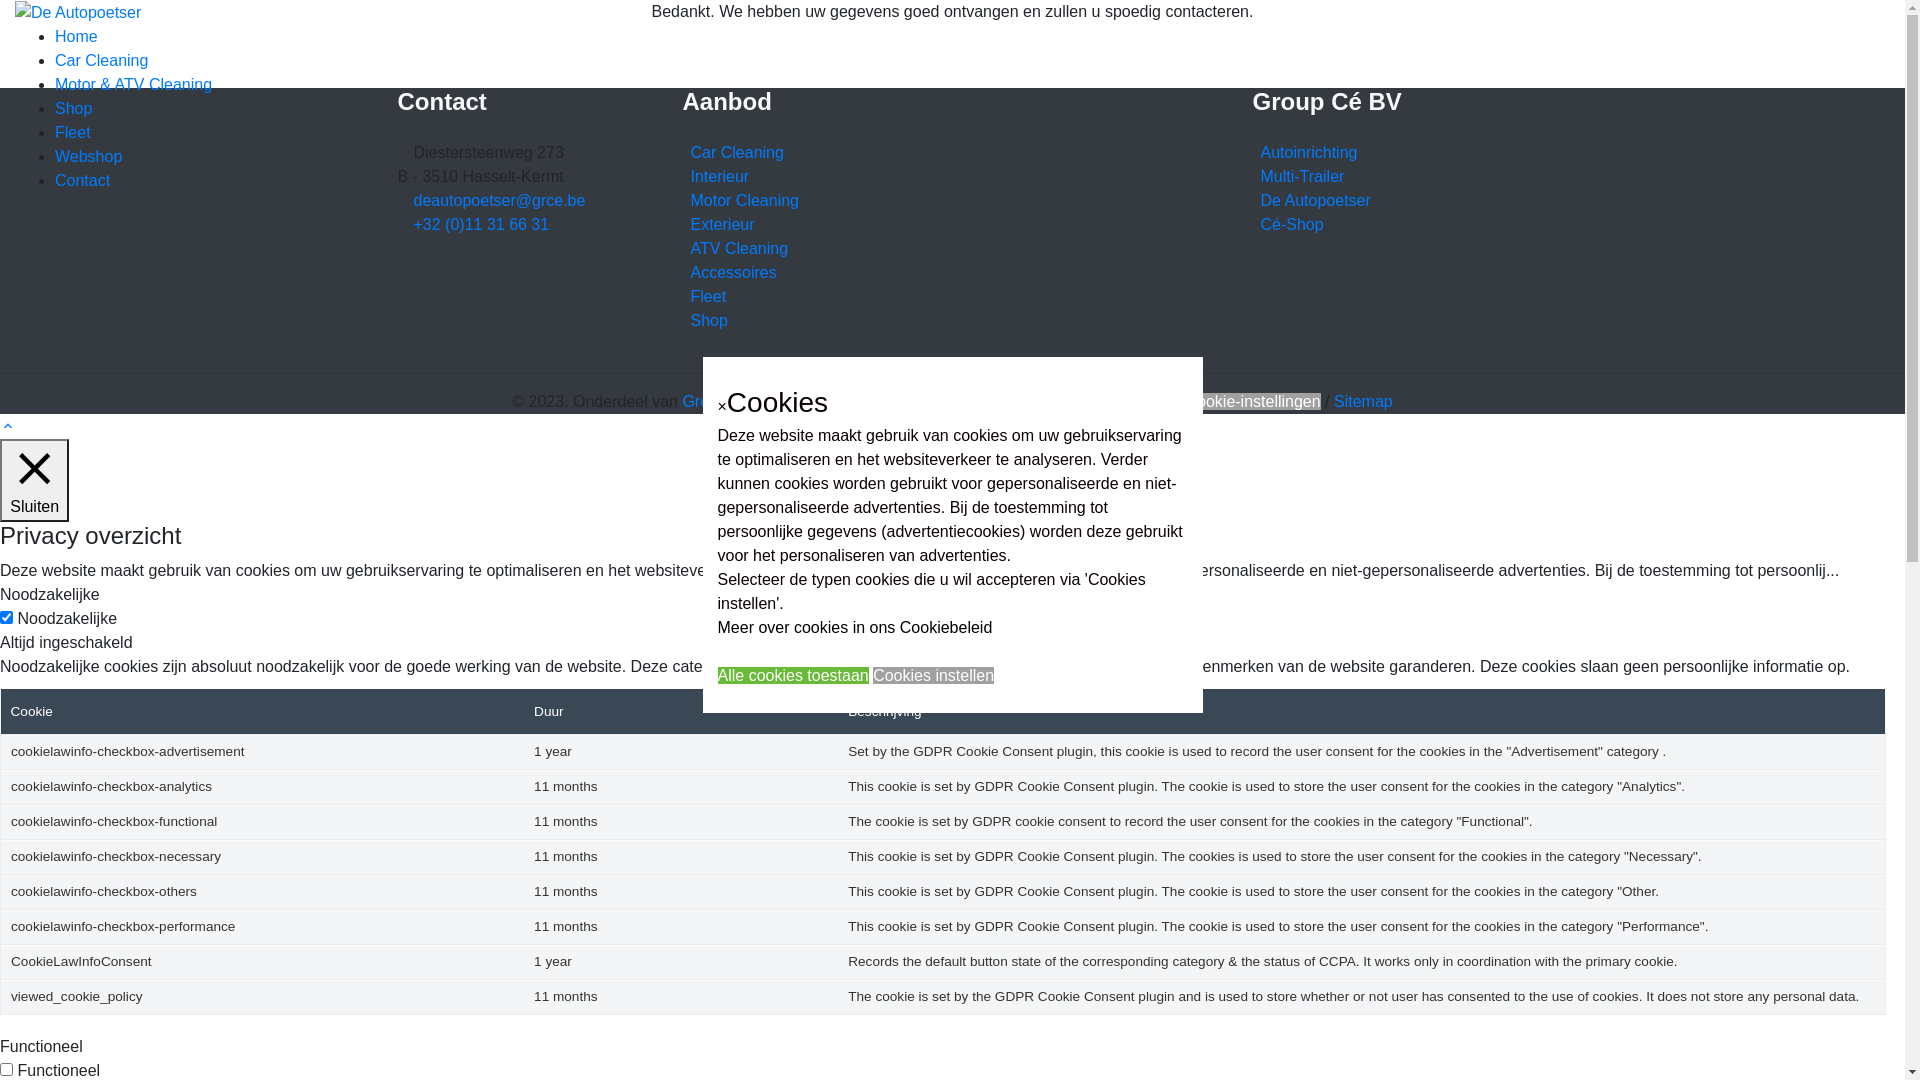 The width and height of the screenshot is (1920, 1080). Describe the element at coordinates (718, 675) in the screenshot. I see `'Alle cookies toestaan'` at that location.